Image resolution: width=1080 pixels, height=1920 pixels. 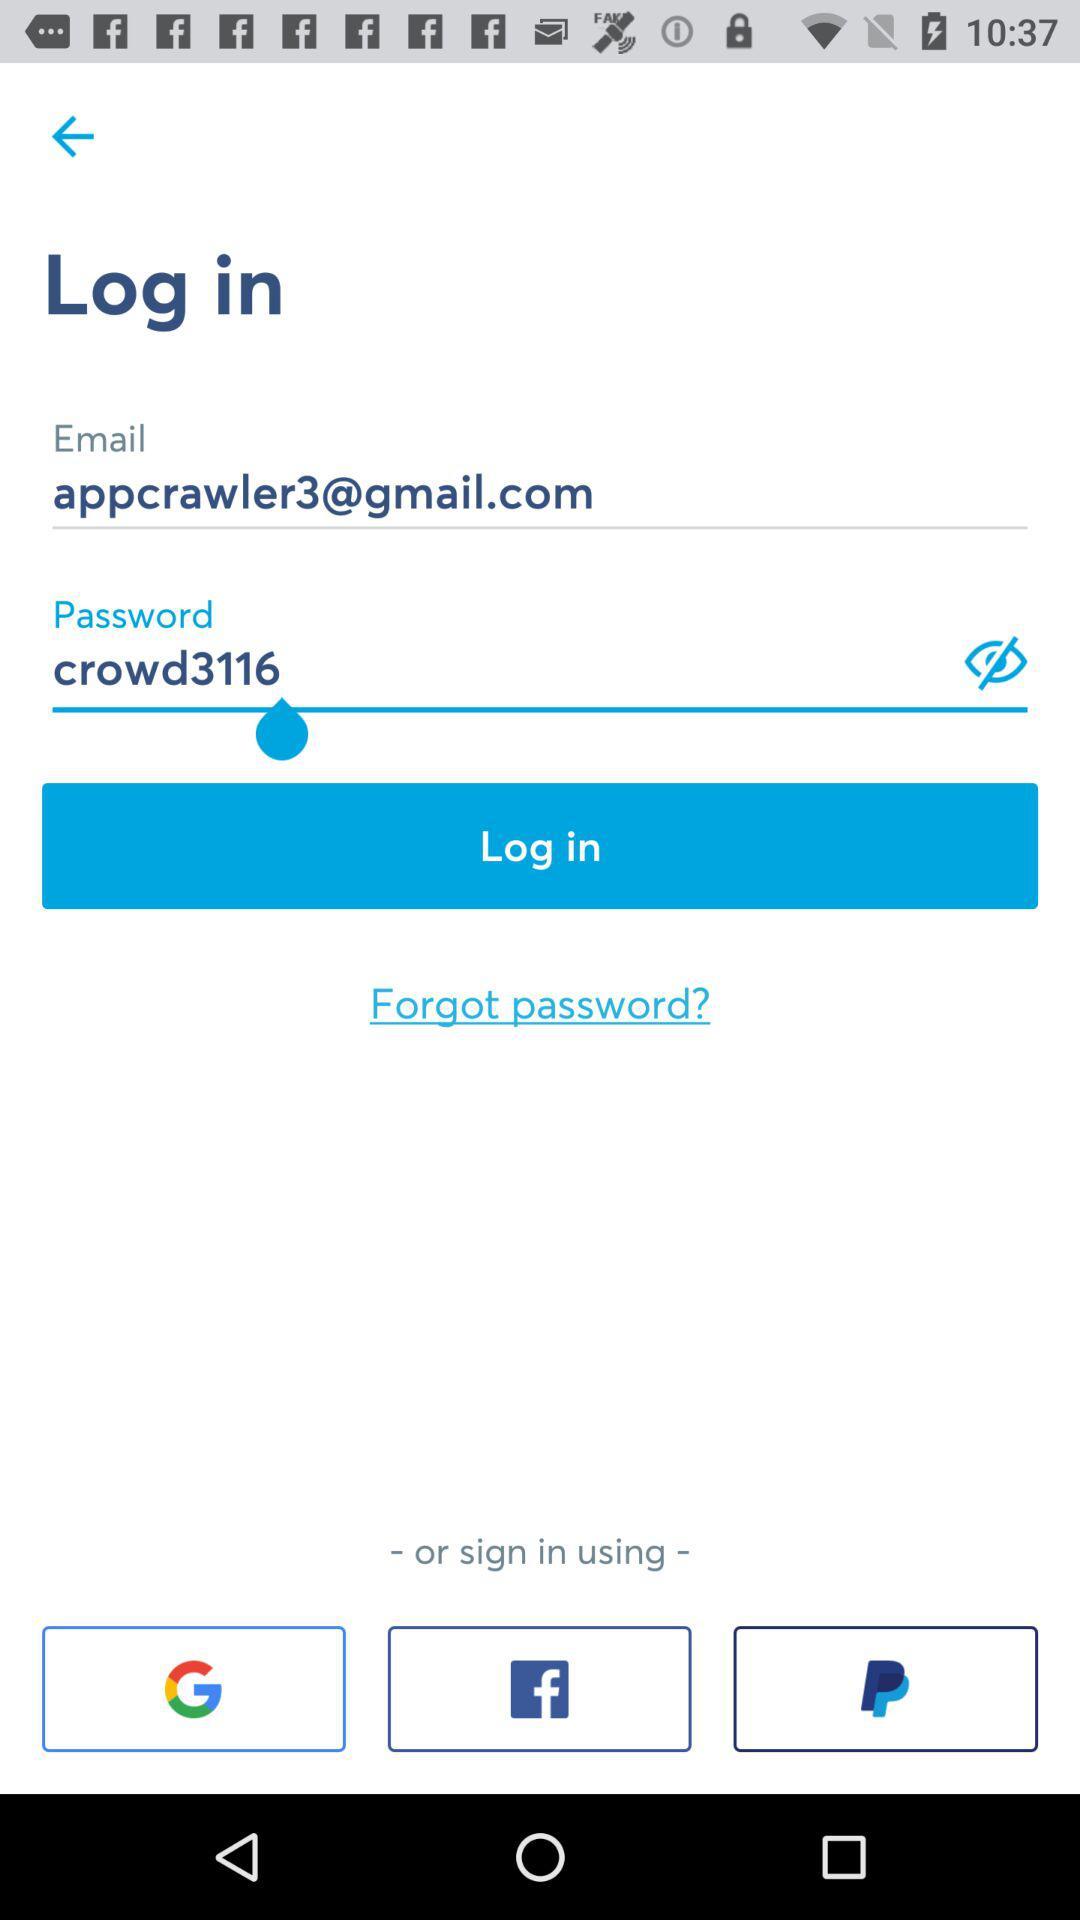 I want to click on the icon below or sign in, so click(x=193, y=1688).